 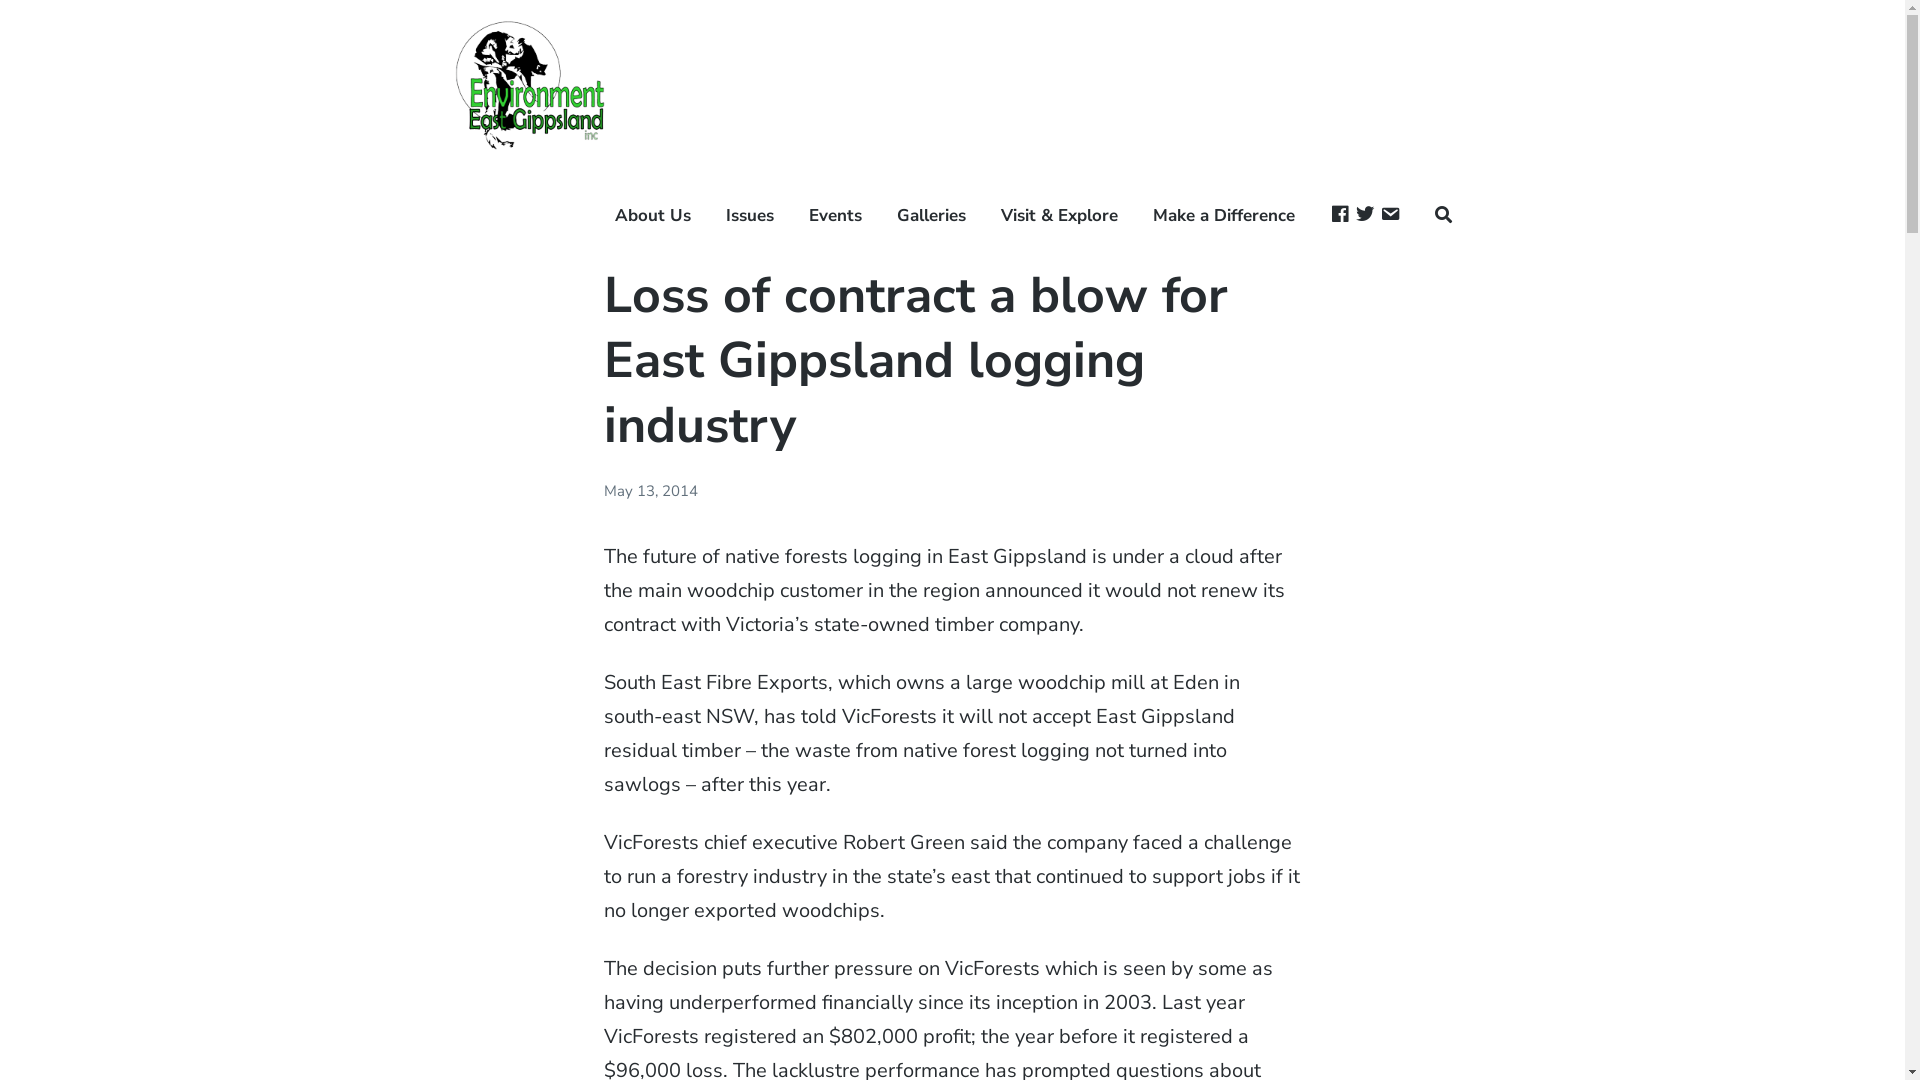 What do you see at coordinates (613, 216) in the screenshot?
I see `'About Us'` at bounding box center [613, 216].